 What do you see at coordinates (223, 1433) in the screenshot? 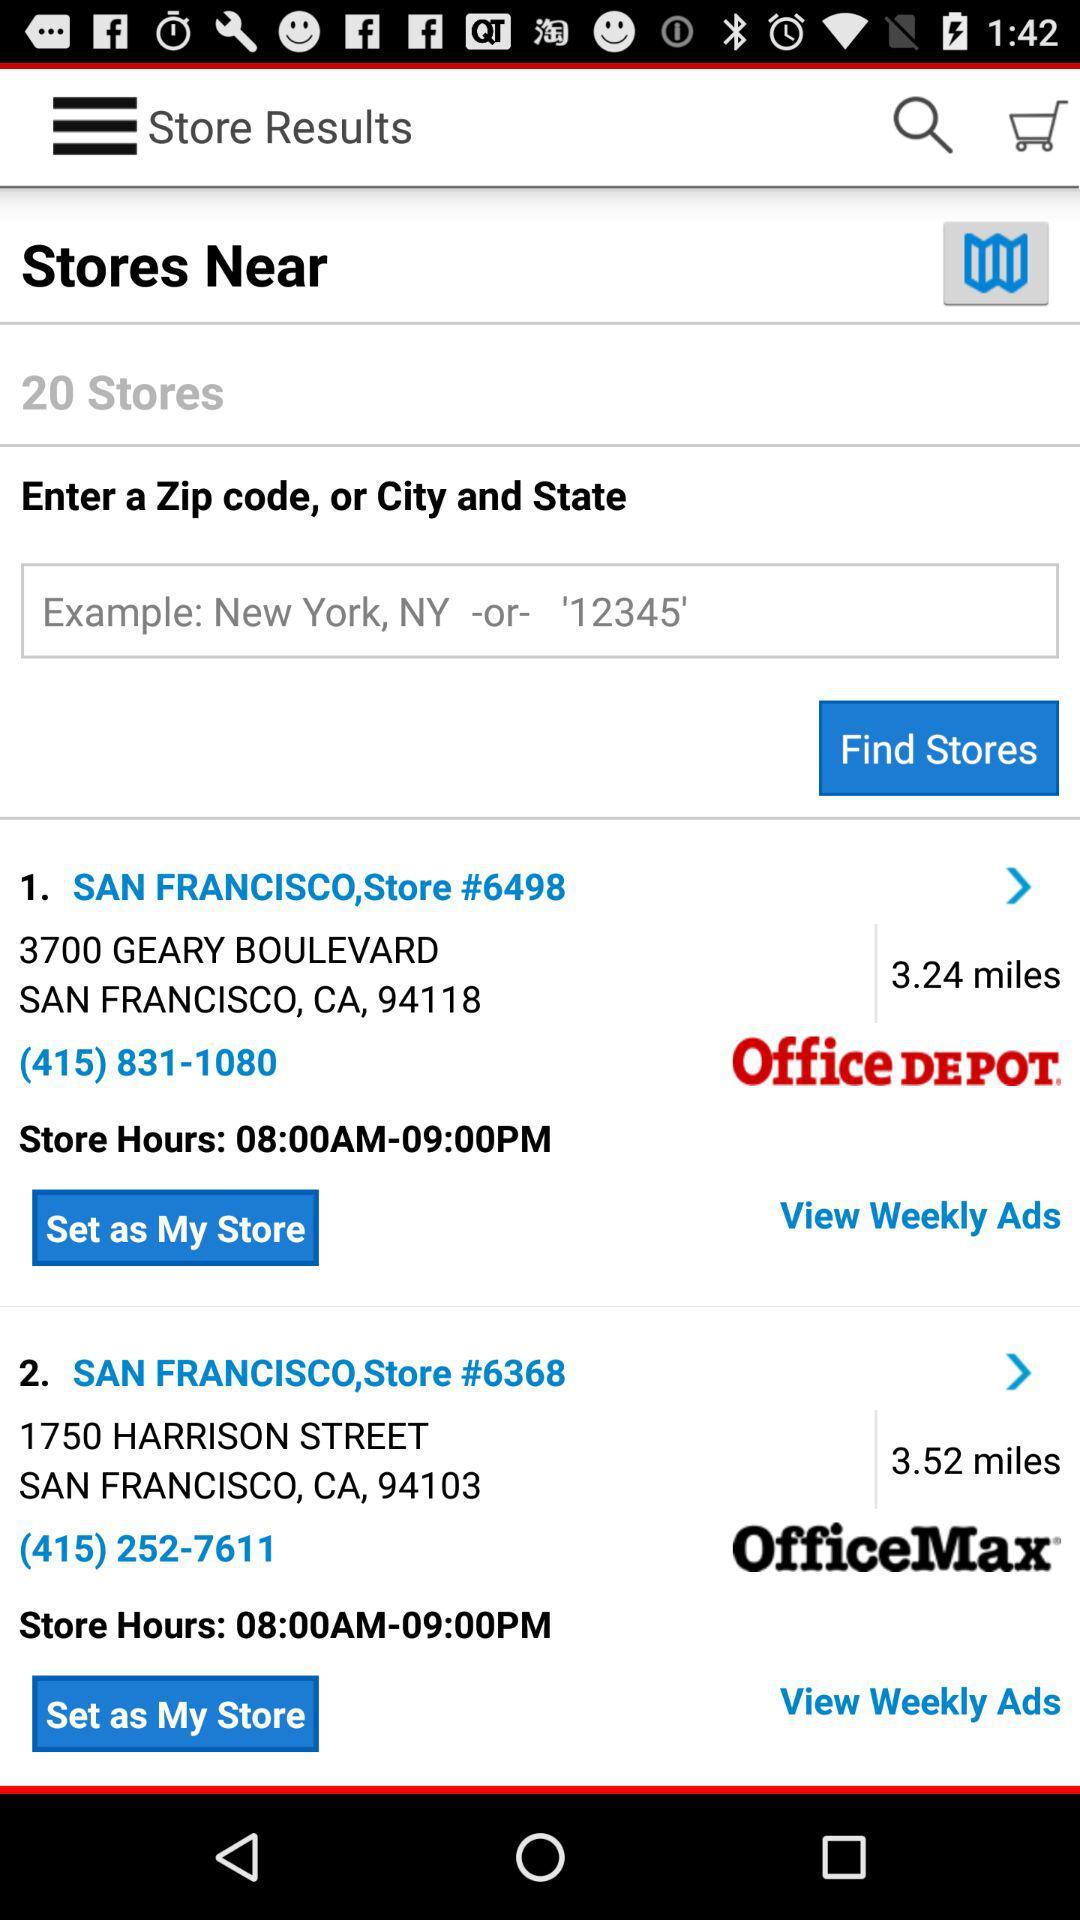
I see `item above san francisco ca icon` at bounding box center [223, 1433].